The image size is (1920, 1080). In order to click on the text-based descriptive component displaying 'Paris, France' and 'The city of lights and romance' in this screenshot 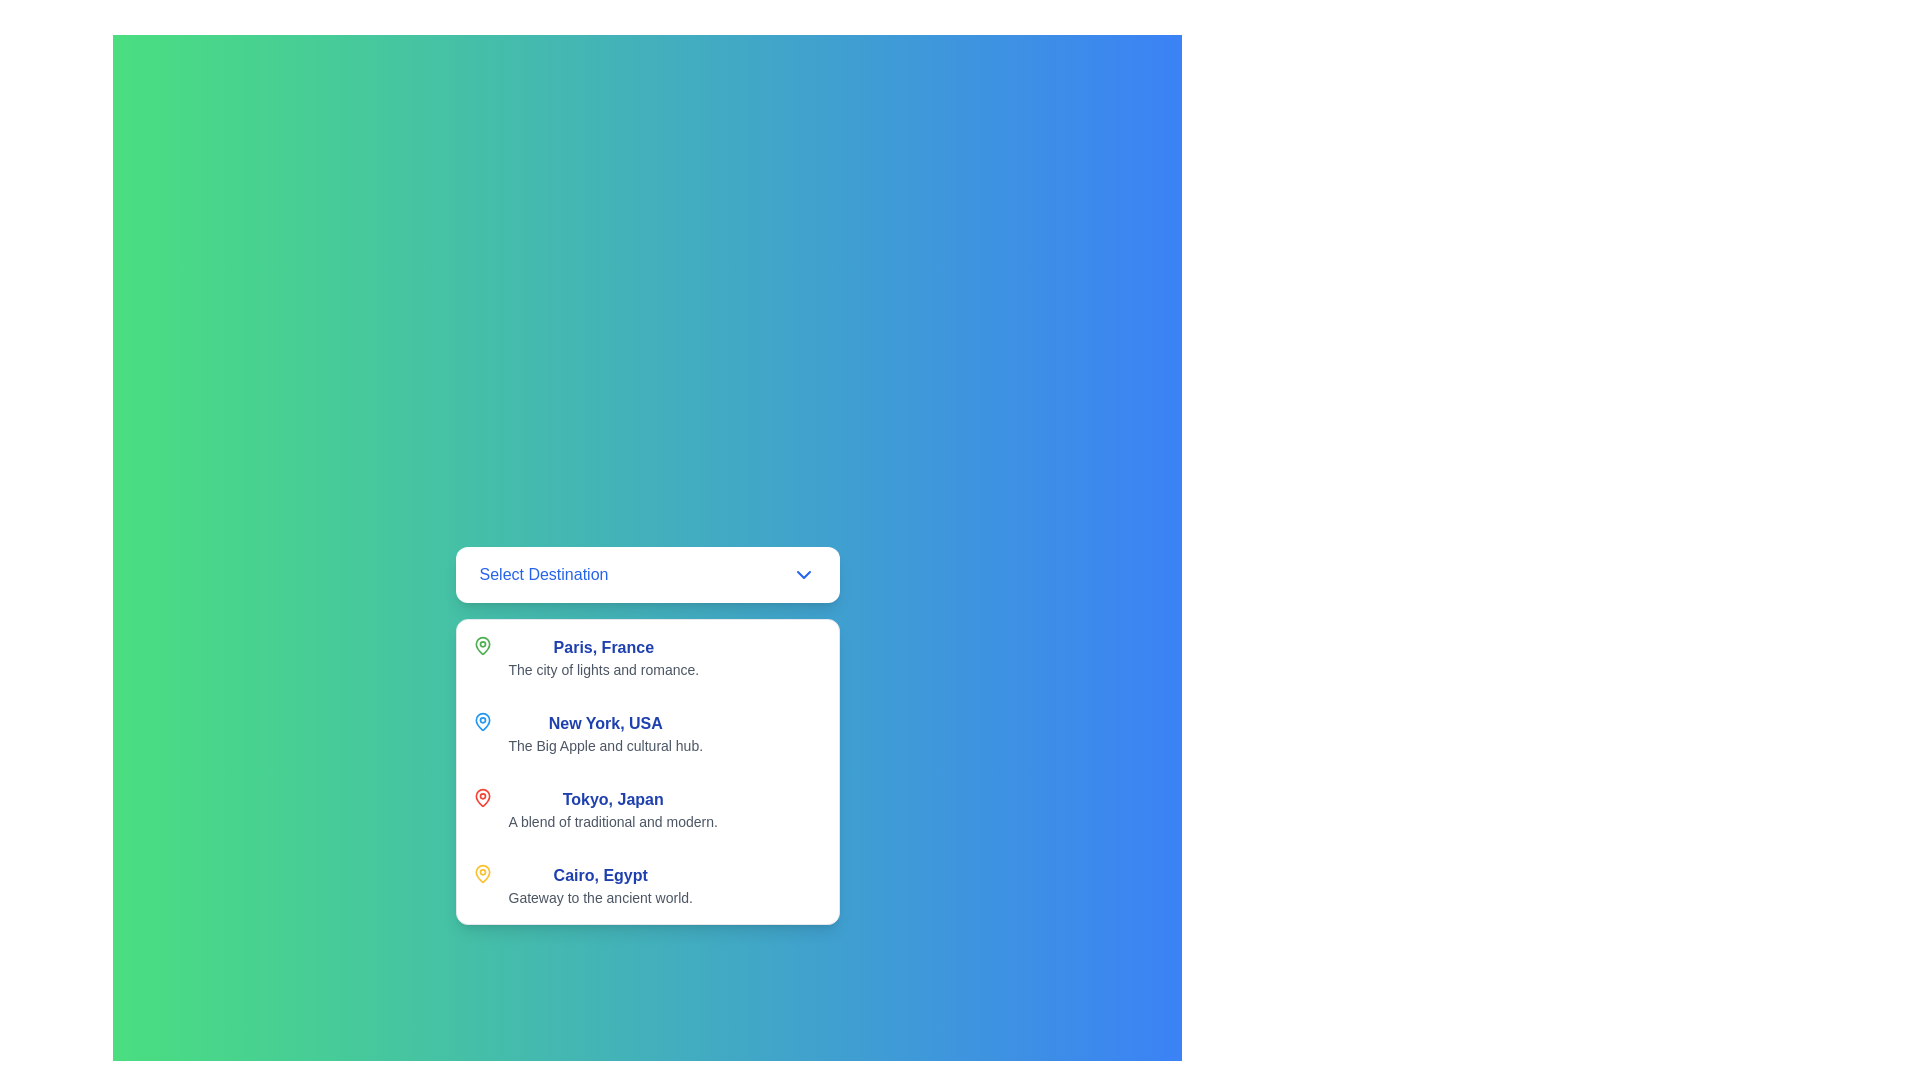, I will do `click(602, 658)`.